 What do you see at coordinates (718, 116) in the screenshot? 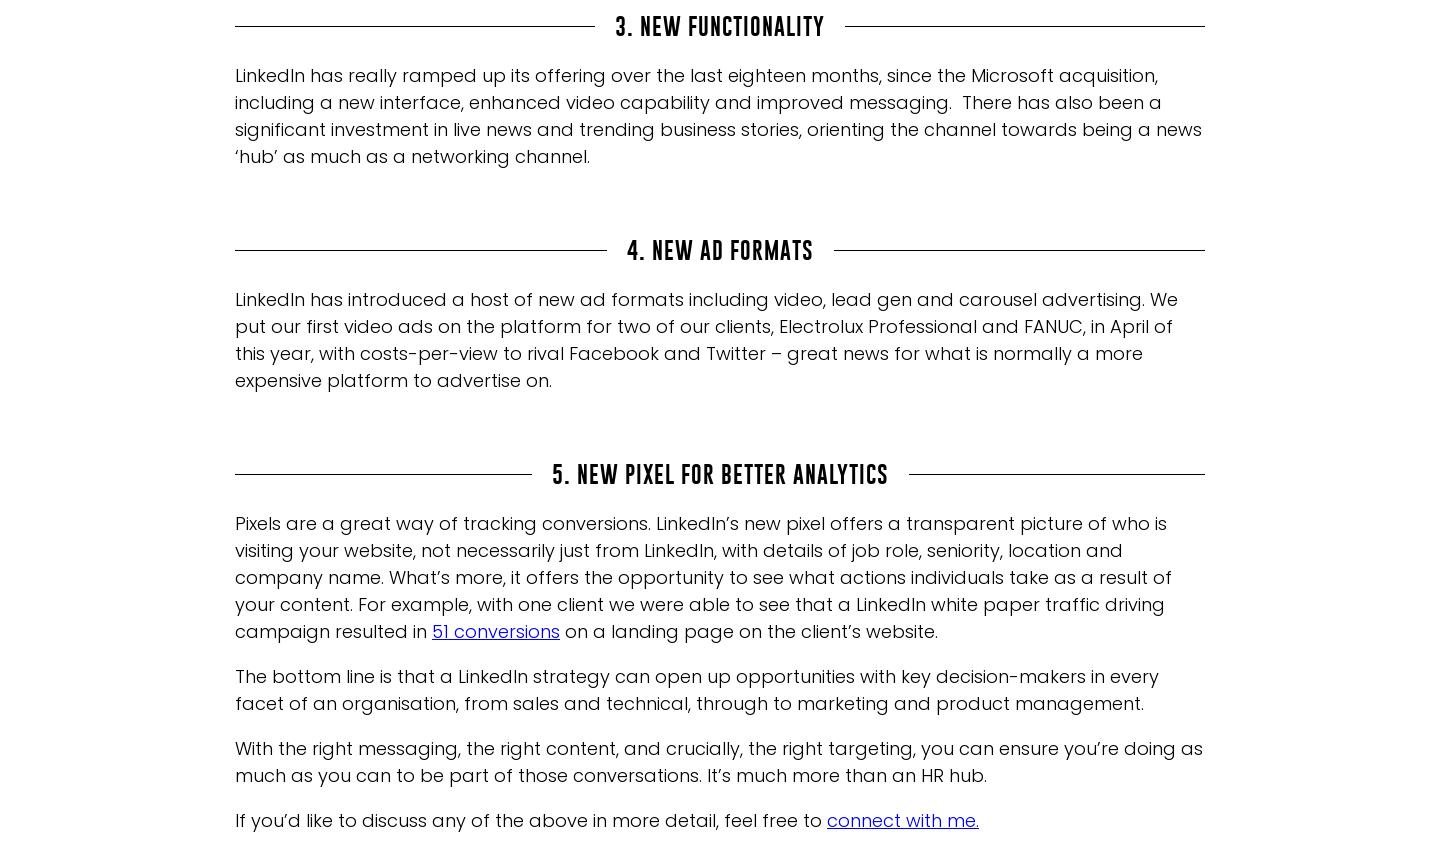
I see `'LinkedIn has really ramped up its offering over the last eighteen months, since the Microsoft acquisition, including a new interface, enhanced video capability and improved messaging.  There has also been a significant investment in live news and trending business stories, orienting the channel towards being a news ‘hub’ as much as a networking channel.'` at bounding box center [718, 116].